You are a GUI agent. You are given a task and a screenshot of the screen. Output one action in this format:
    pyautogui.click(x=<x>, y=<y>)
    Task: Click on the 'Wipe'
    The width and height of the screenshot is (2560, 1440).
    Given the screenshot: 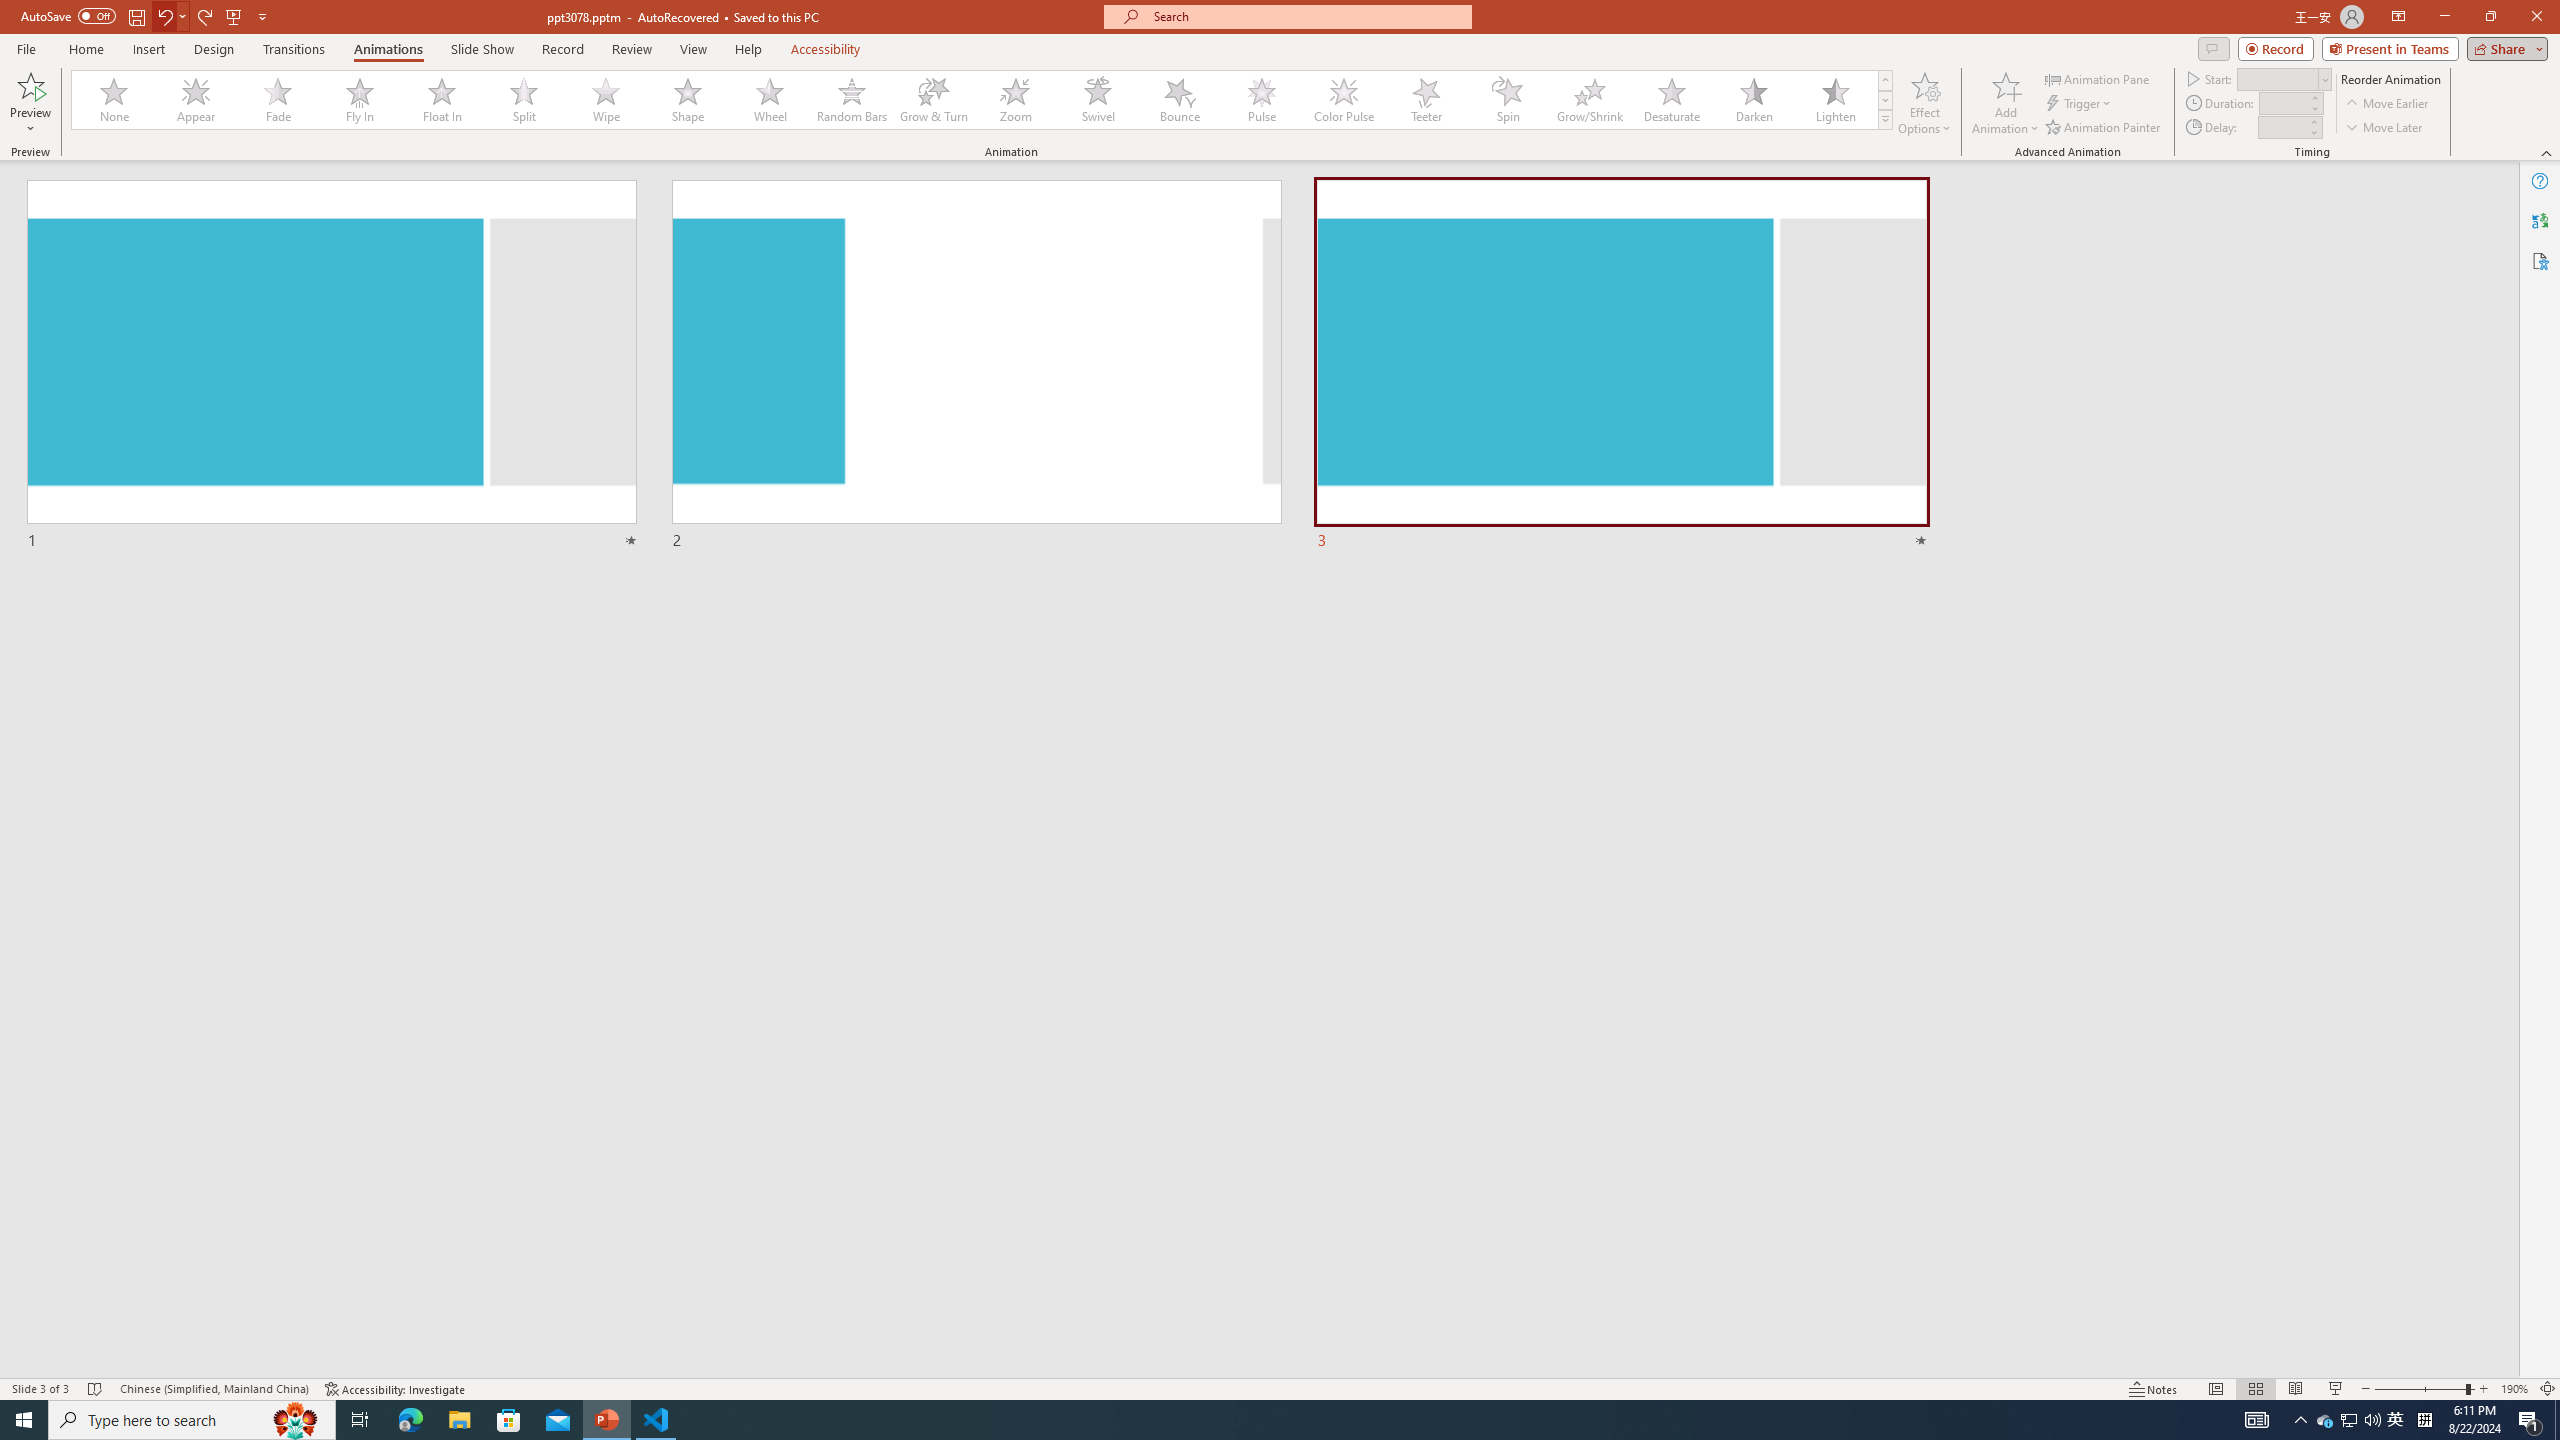 What is the action you would take?
    pyautogui.click(x=606, y=99)
    